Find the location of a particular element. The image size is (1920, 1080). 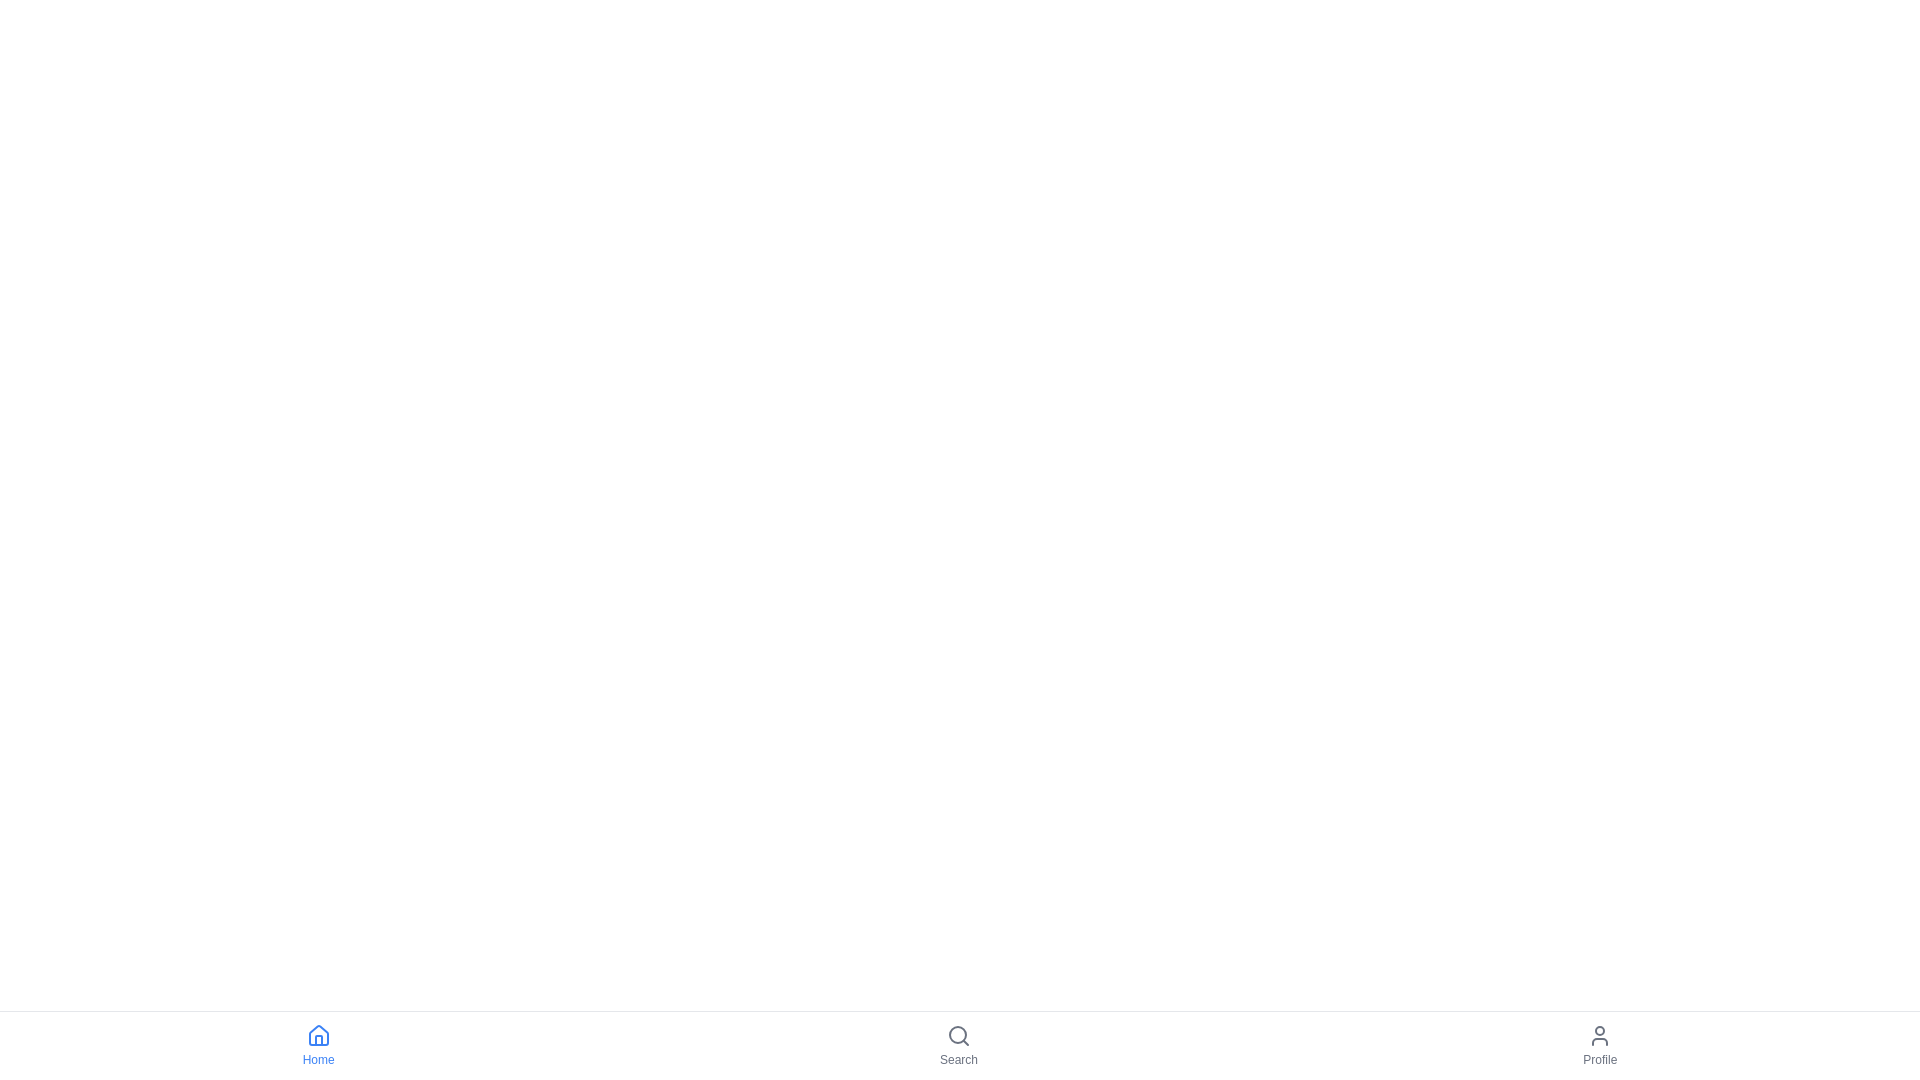

the circular shape within the magnifying glass icon located in the bottom navigation bar is located at coordinates (957, 1034).